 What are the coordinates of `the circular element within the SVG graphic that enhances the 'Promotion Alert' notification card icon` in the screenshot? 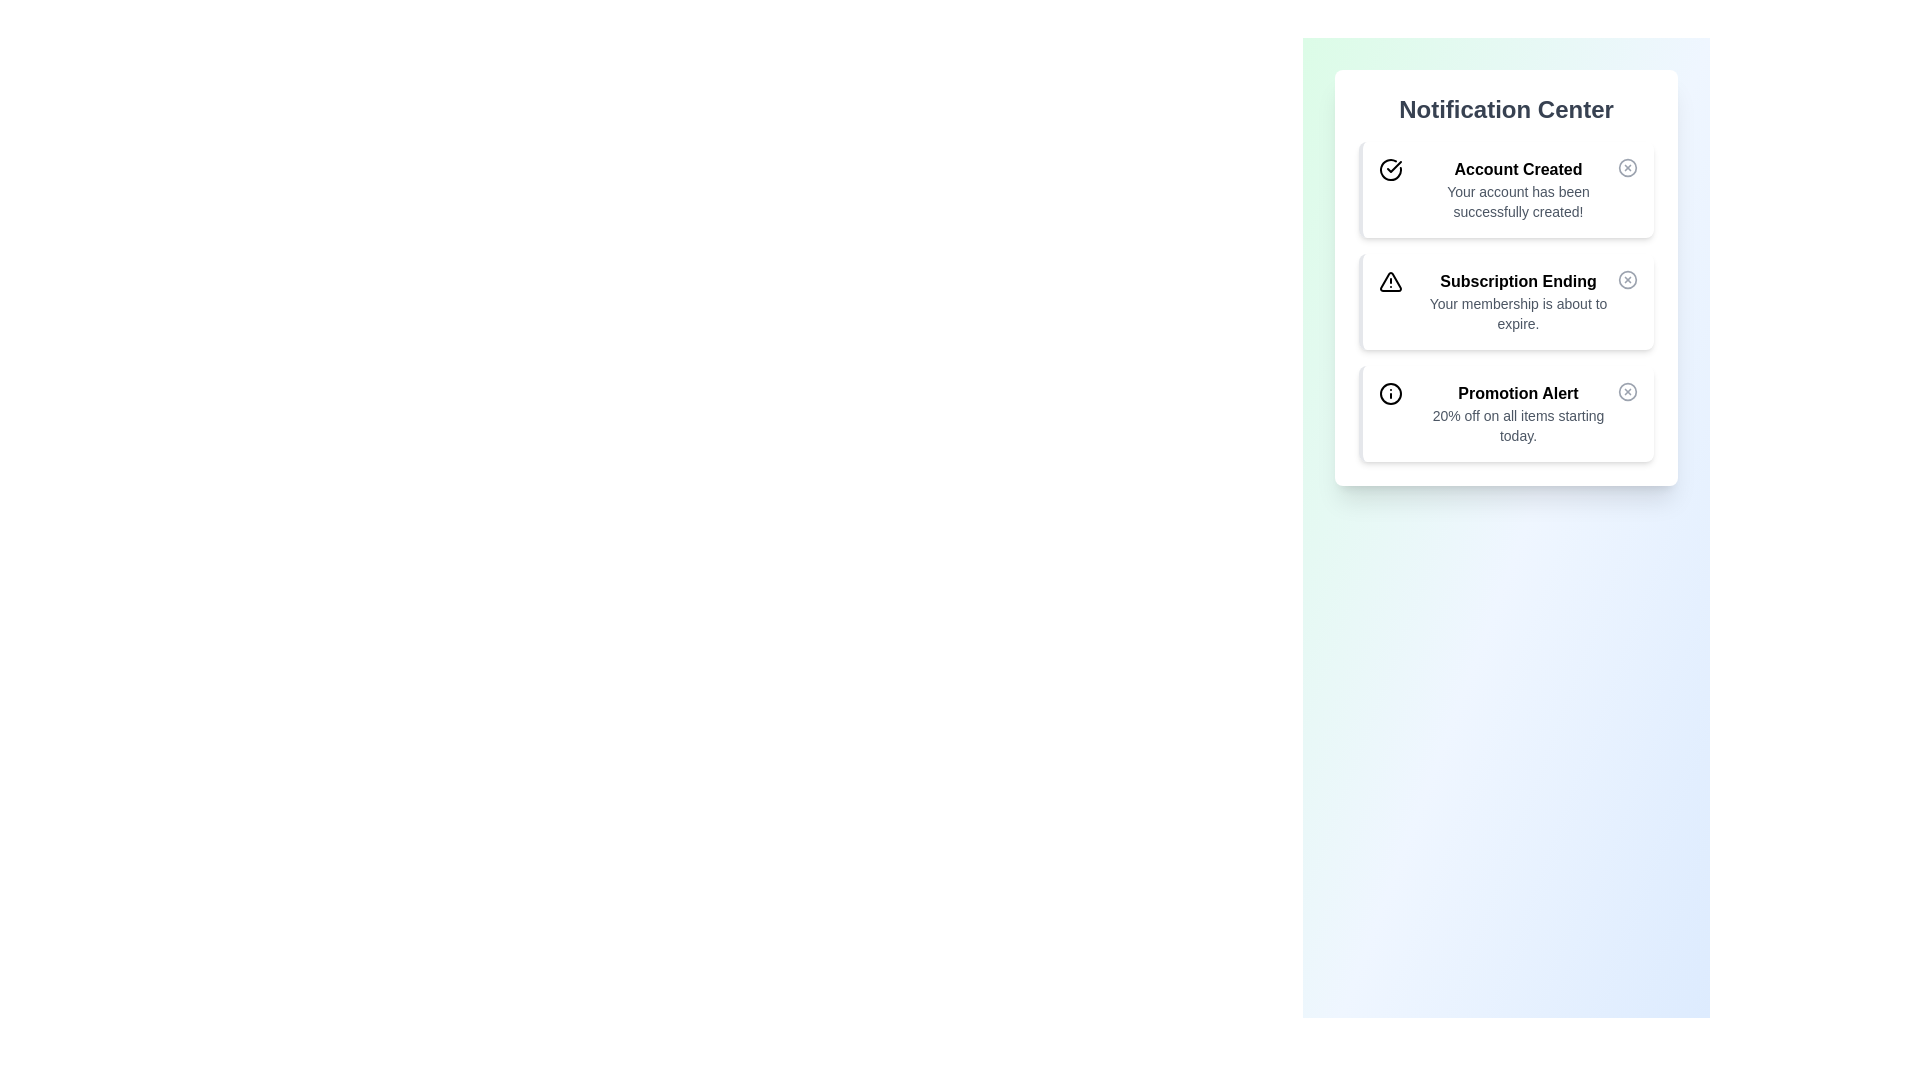 It's located at (1390, 393).